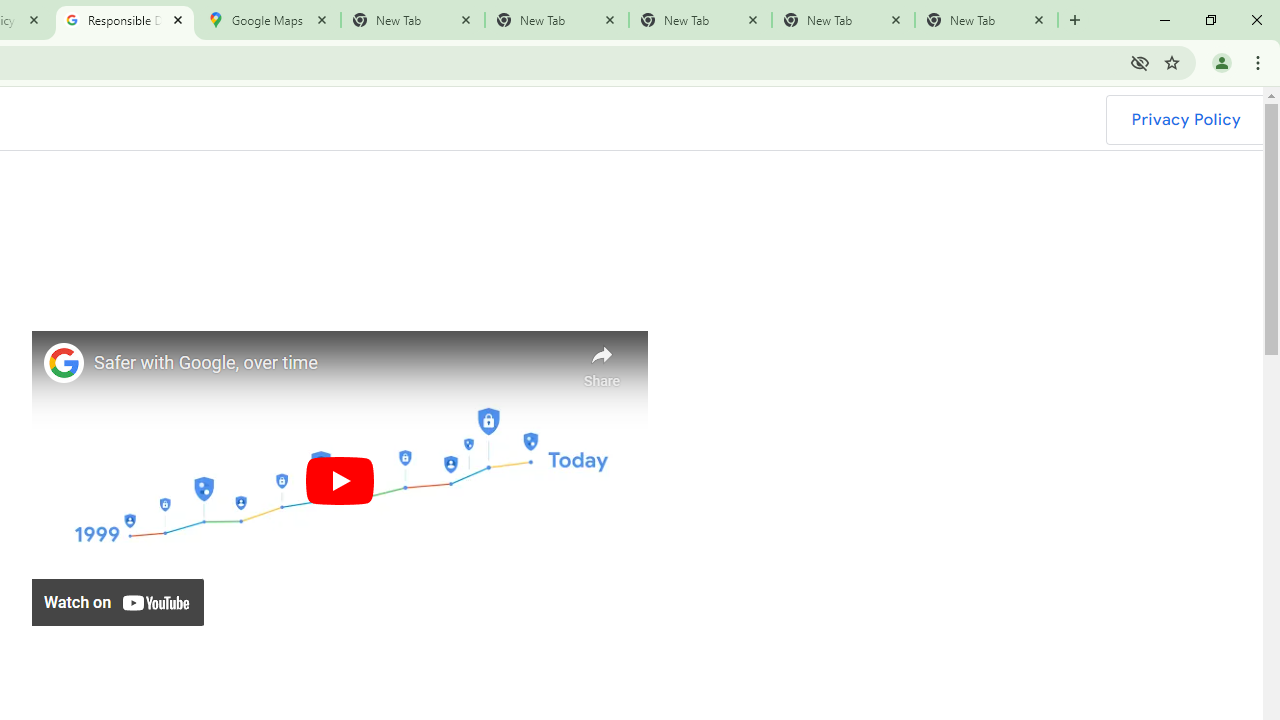 The width and height of the screenshot is (1280, 720). What do you see at coordinates (1171, 61) in the screenshot?
I see `'Bookmark this tab'` at bounding box center [1171, 61].